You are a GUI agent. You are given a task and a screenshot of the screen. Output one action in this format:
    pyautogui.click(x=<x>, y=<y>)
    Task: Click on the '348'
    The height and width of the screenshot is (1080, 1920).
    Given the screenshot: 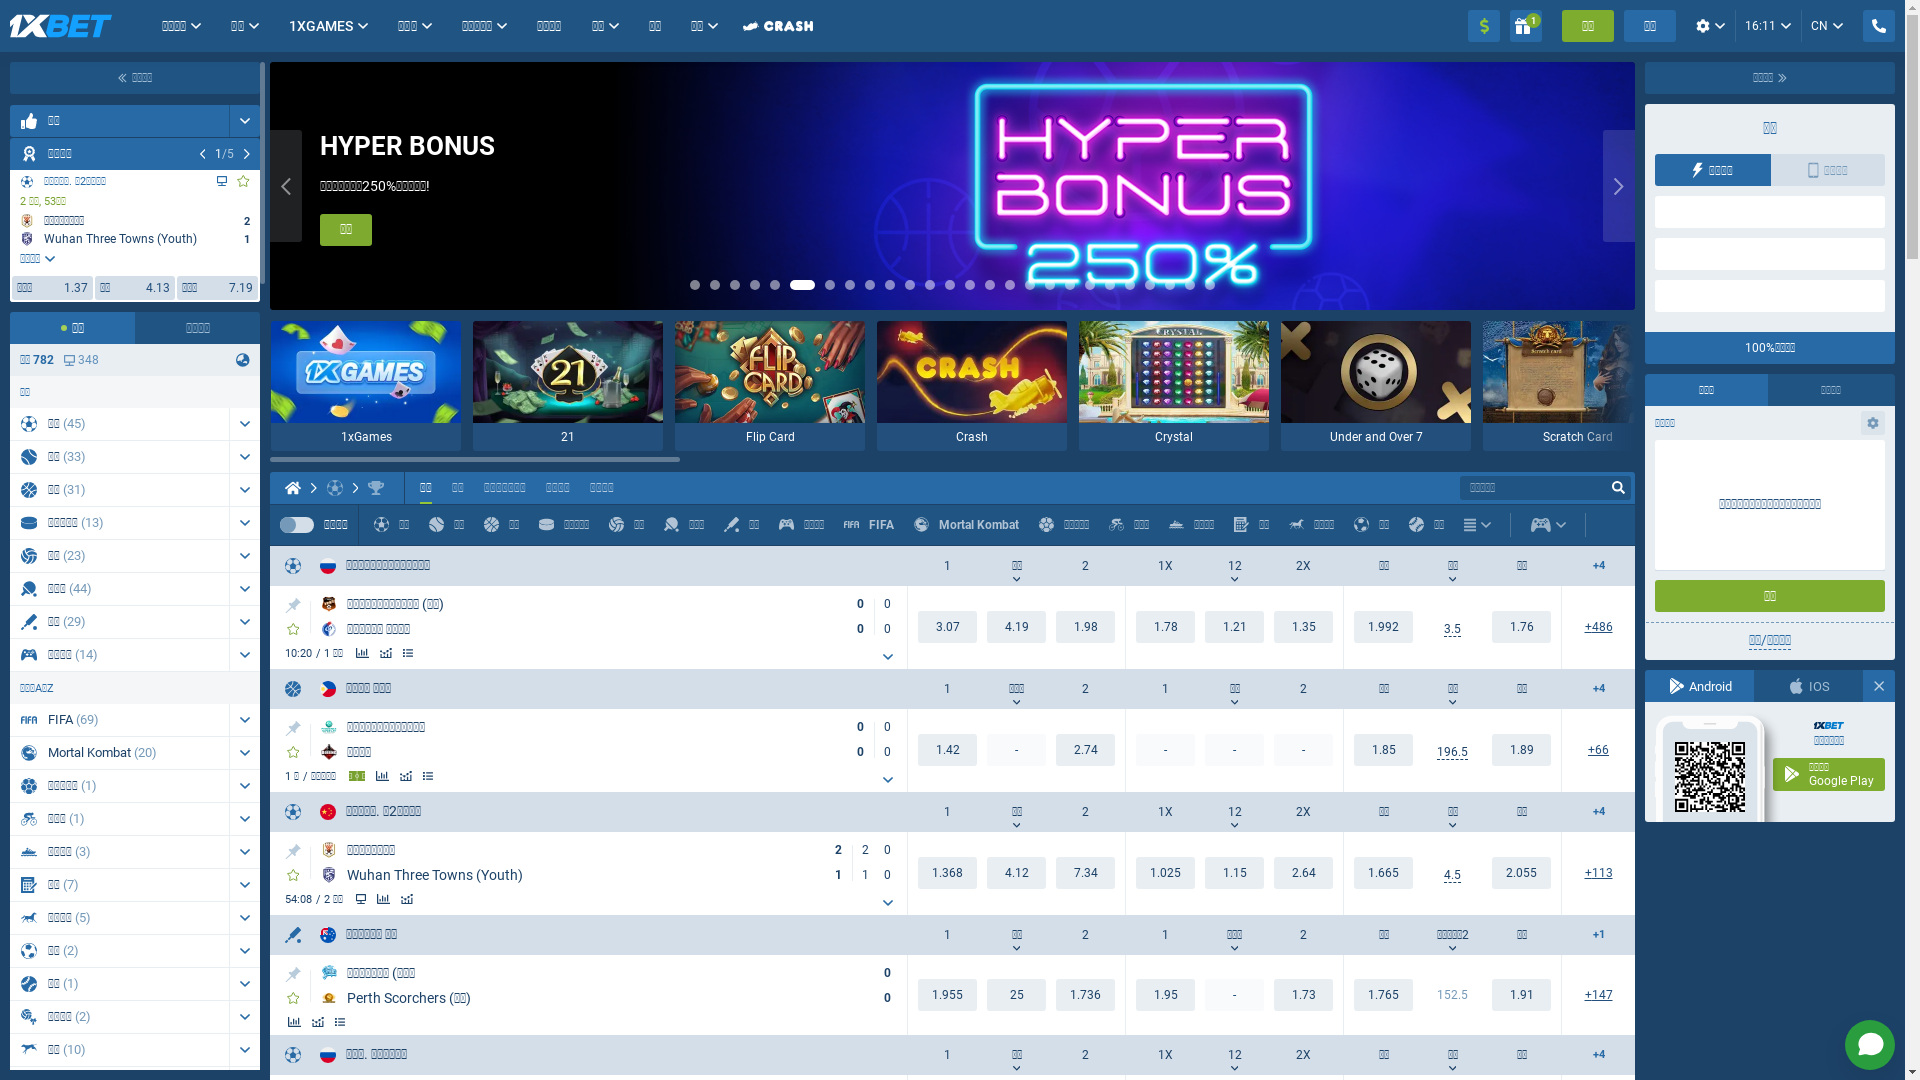 What is the action you would take?
    pyautogui.click(x=80, y=358)
    